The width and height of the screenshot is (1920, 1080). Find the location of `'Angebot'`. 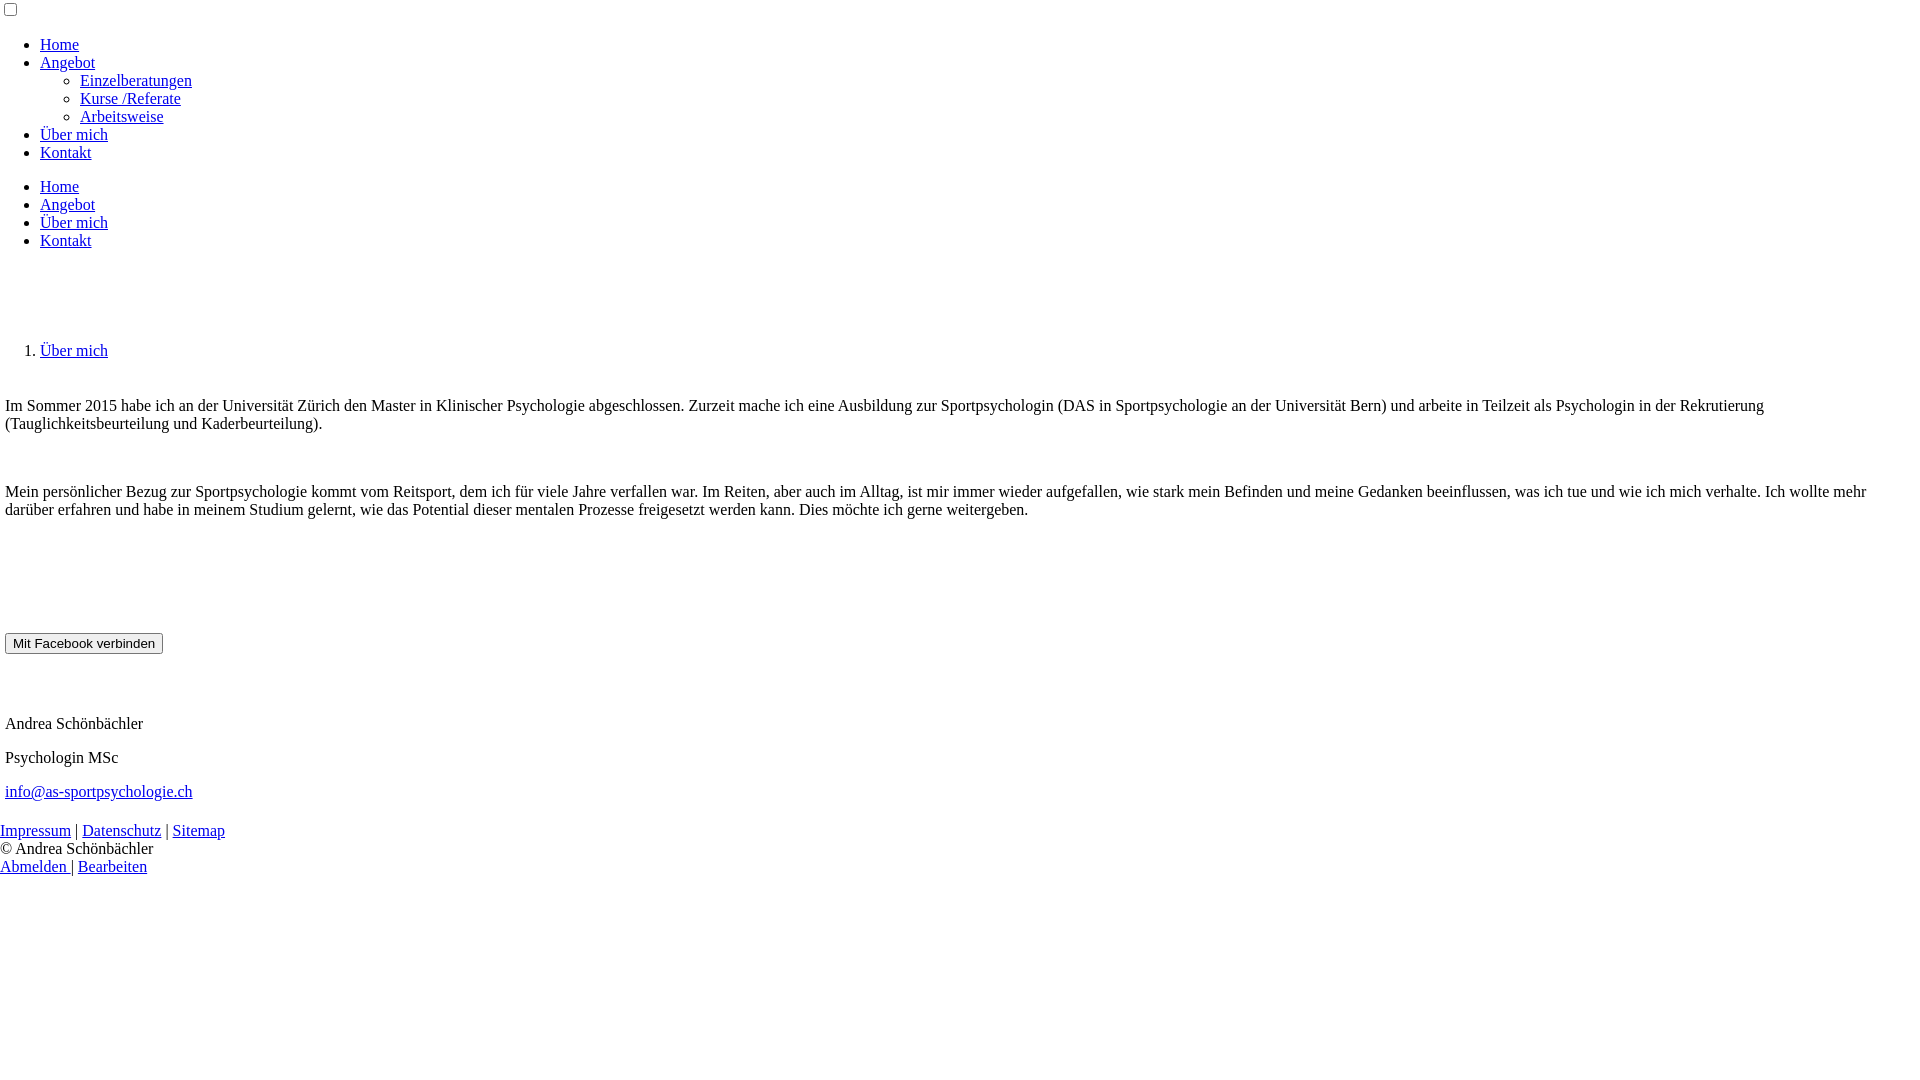

'Angebot' is located at coordinates (39, 61).